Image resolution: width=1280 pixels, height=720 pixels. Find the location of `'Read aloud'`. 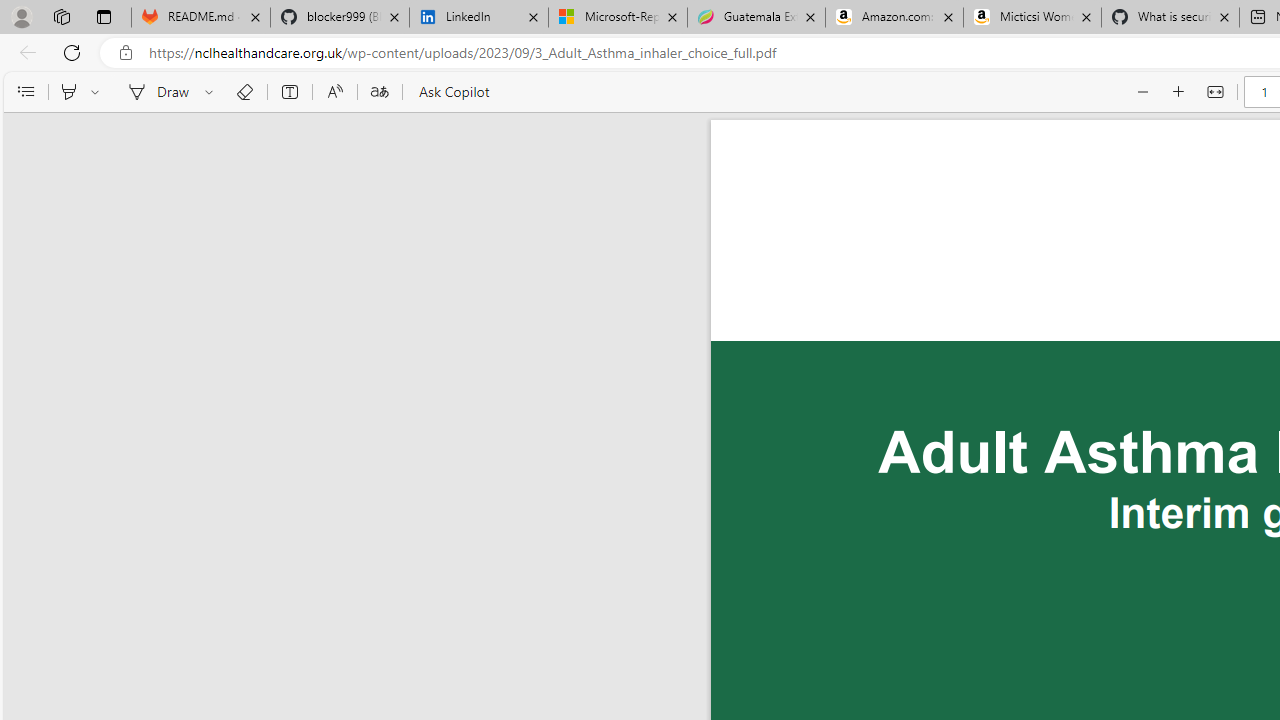

'Read aloud' is located at coordinates (334, 92).